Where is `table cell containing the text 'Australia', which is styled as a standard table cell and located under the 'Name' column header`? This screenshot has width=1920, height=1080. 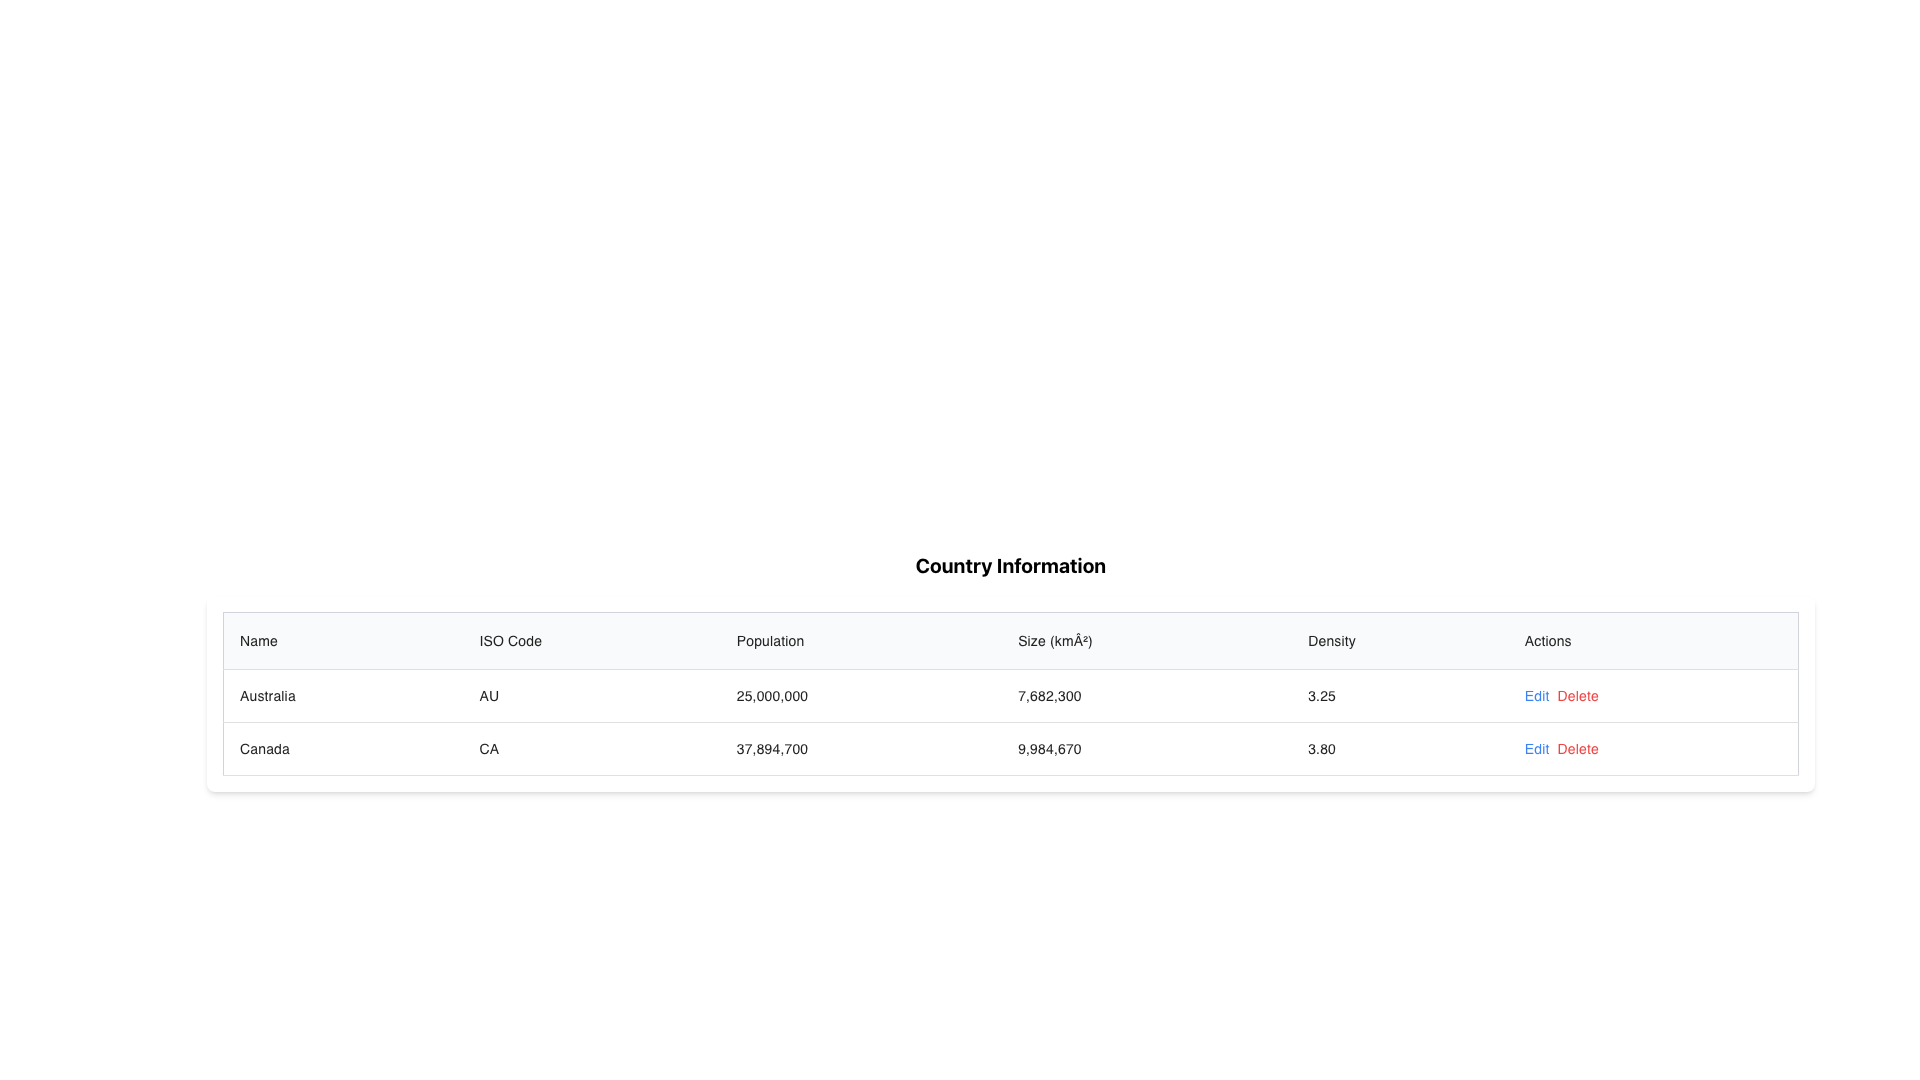 table cell containing the text 'Australia', which is styled as a standard table cell and located under the 'Name' column header is located at coordinates (343, 695).